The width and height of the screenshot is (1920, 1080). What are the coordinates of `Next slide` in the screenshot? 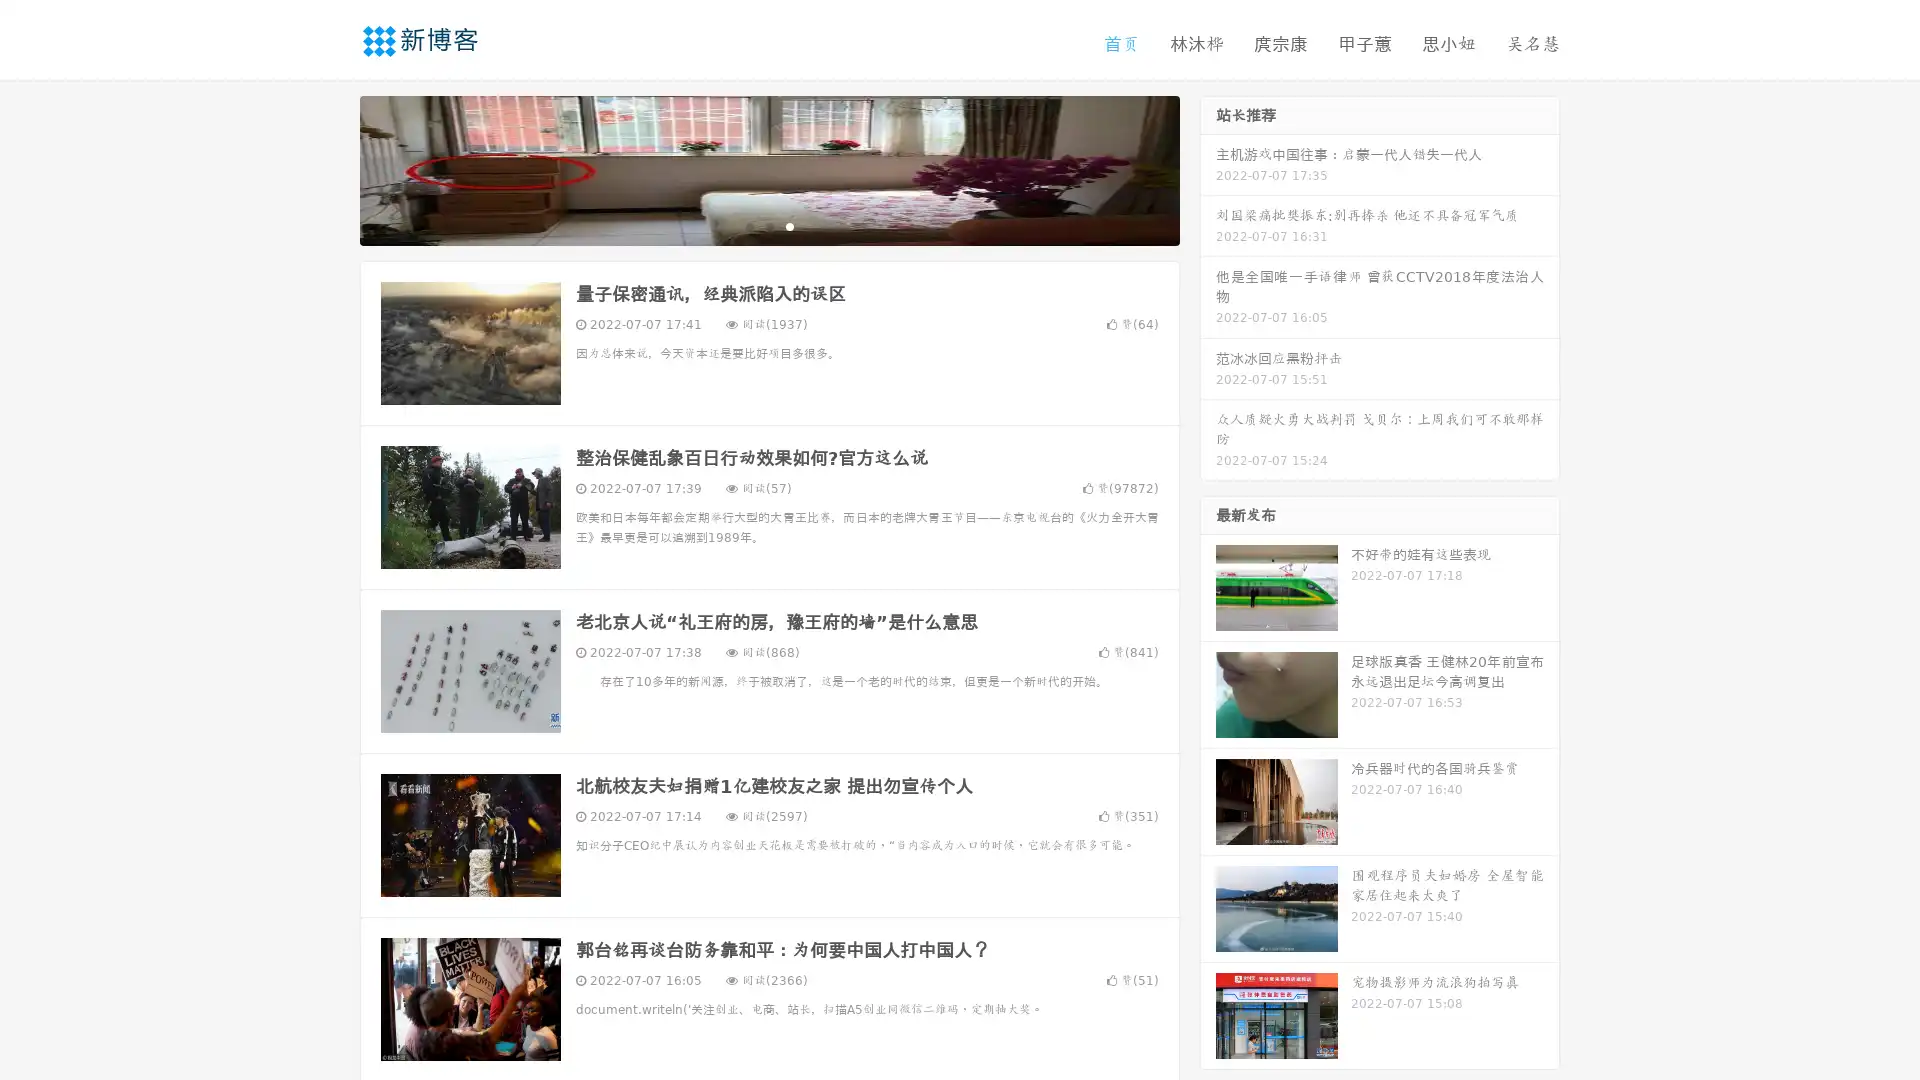 It's located at (1208, 168).